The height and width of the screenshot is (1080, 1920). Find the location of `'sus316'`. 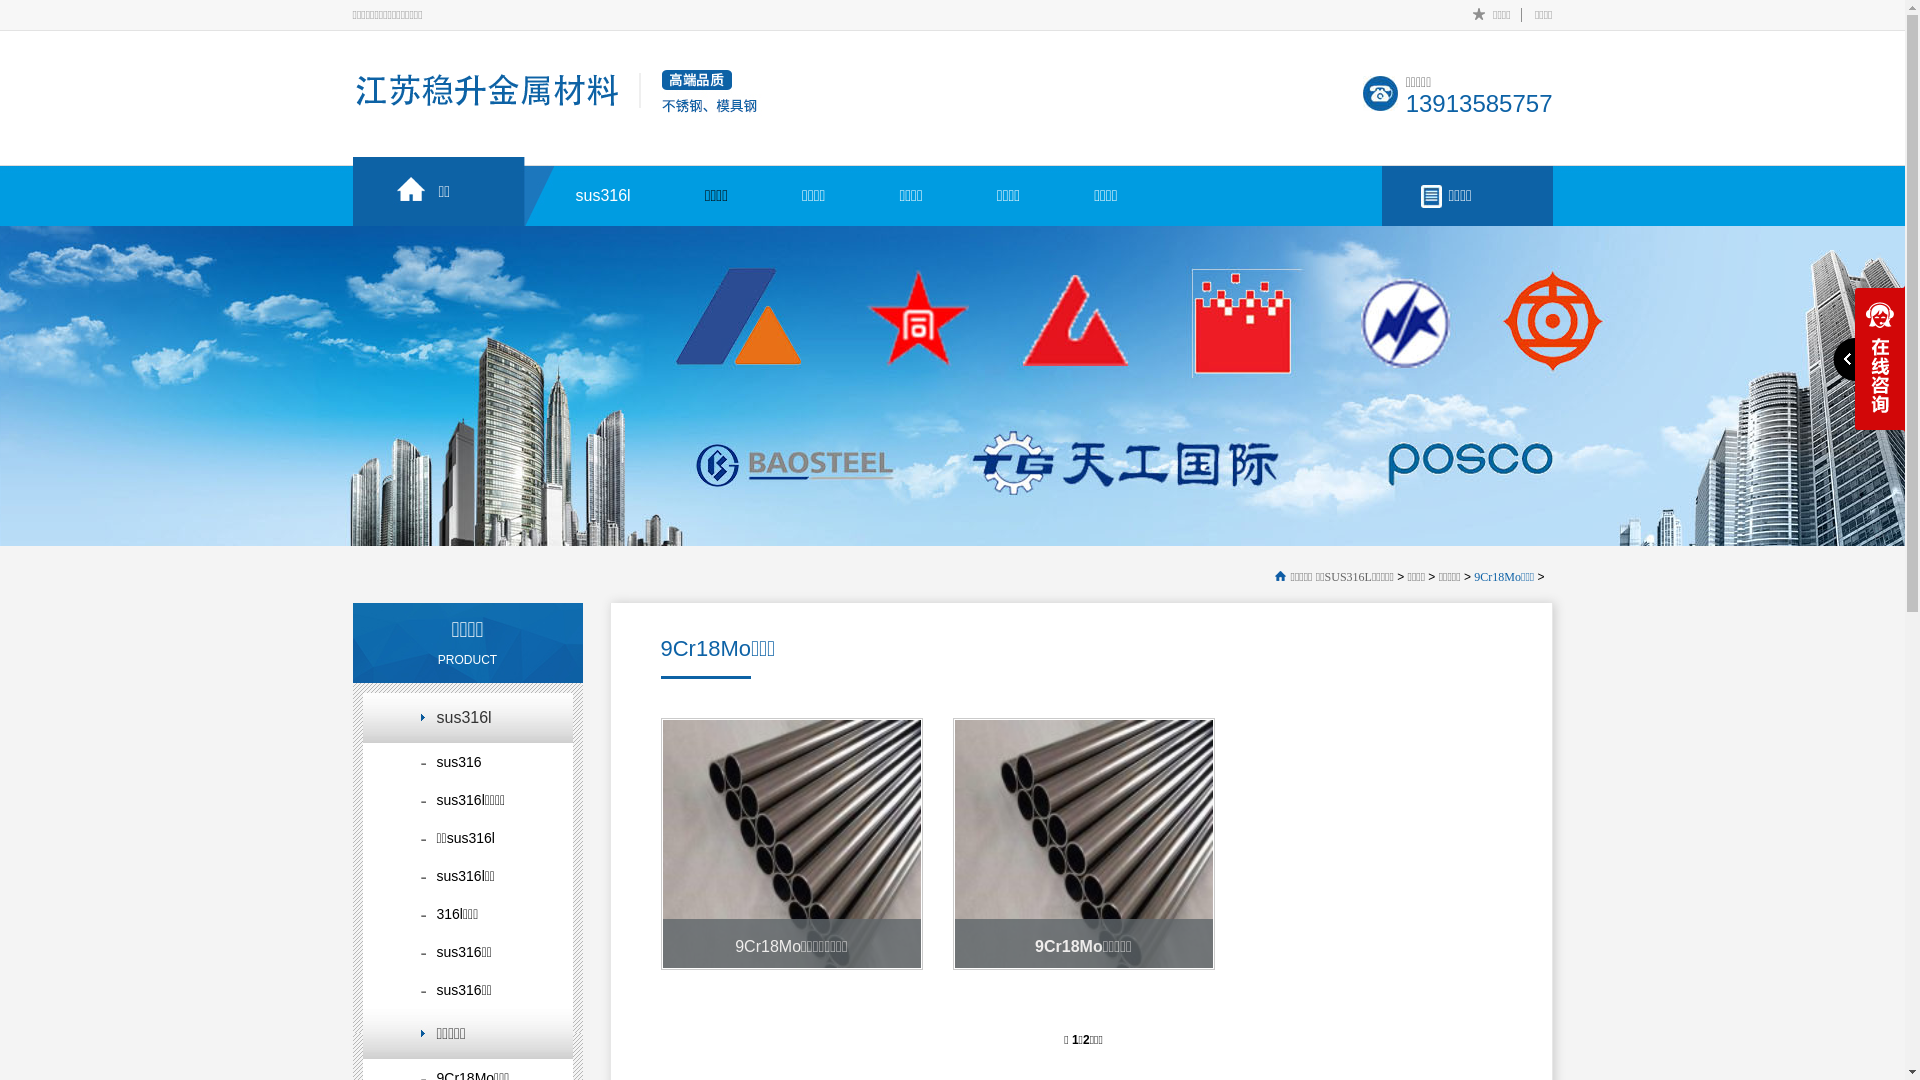

'sus316' is located at coordinates (465, 762).